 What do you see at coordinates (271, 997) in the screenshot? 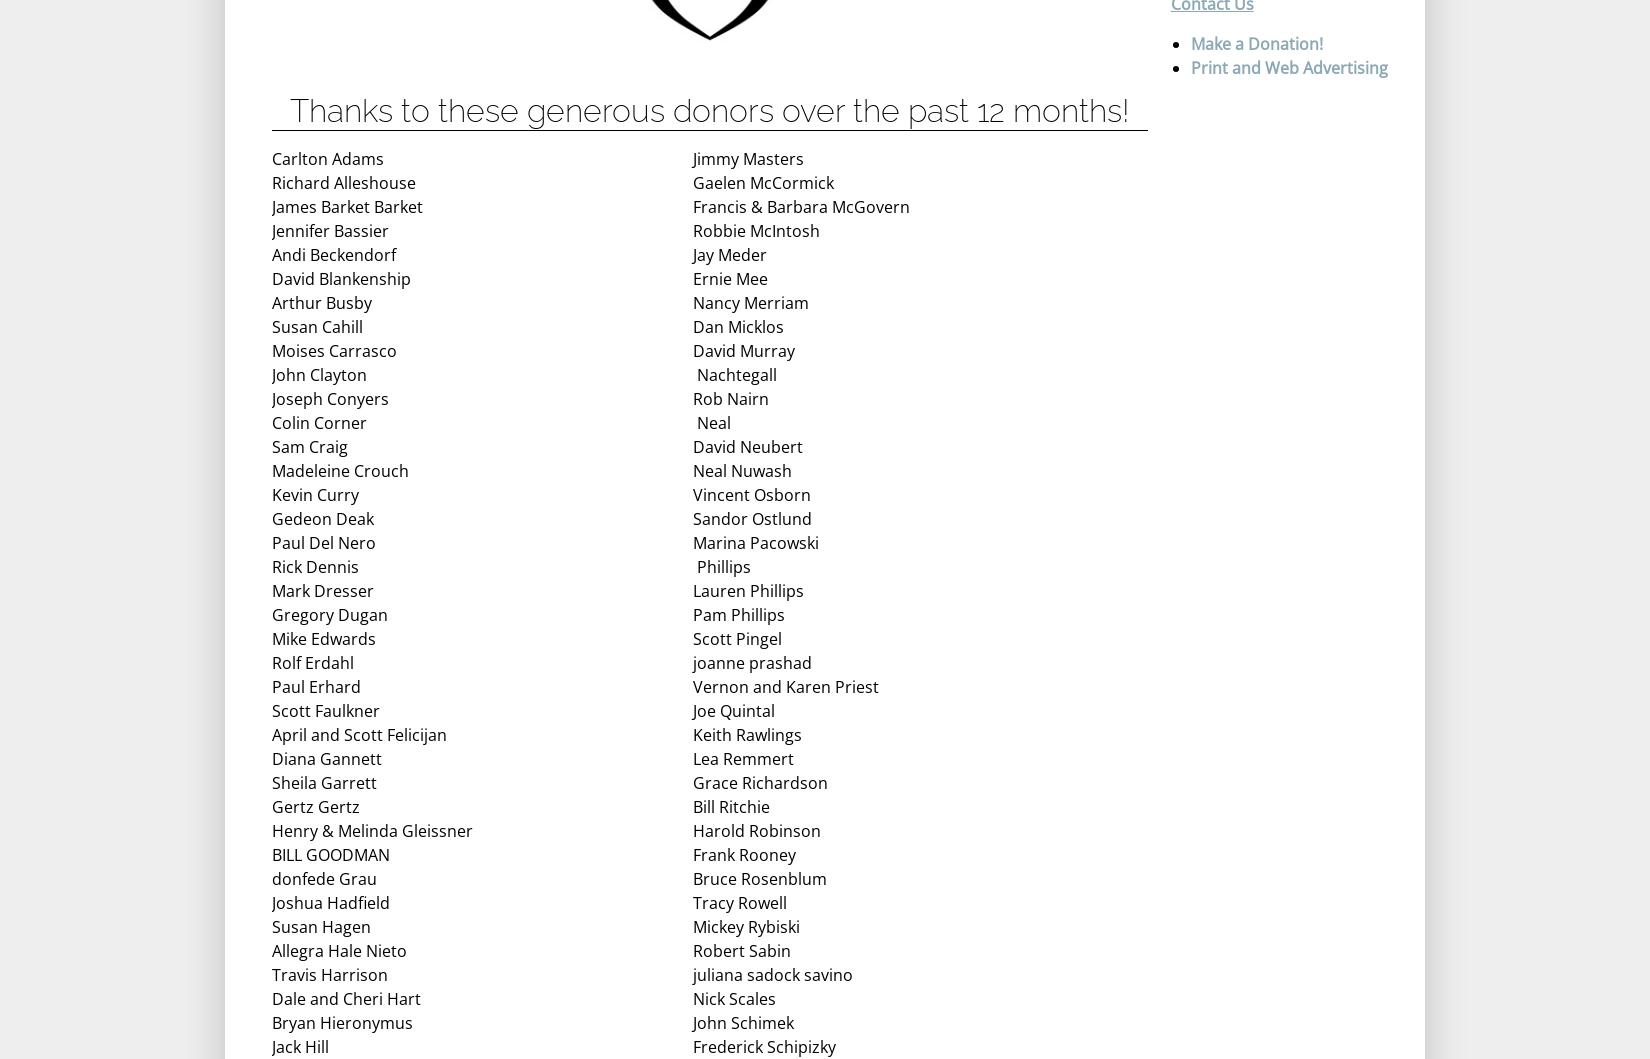
I see `'Dale and Cheri Hart'` at bounding box center [271, 997].